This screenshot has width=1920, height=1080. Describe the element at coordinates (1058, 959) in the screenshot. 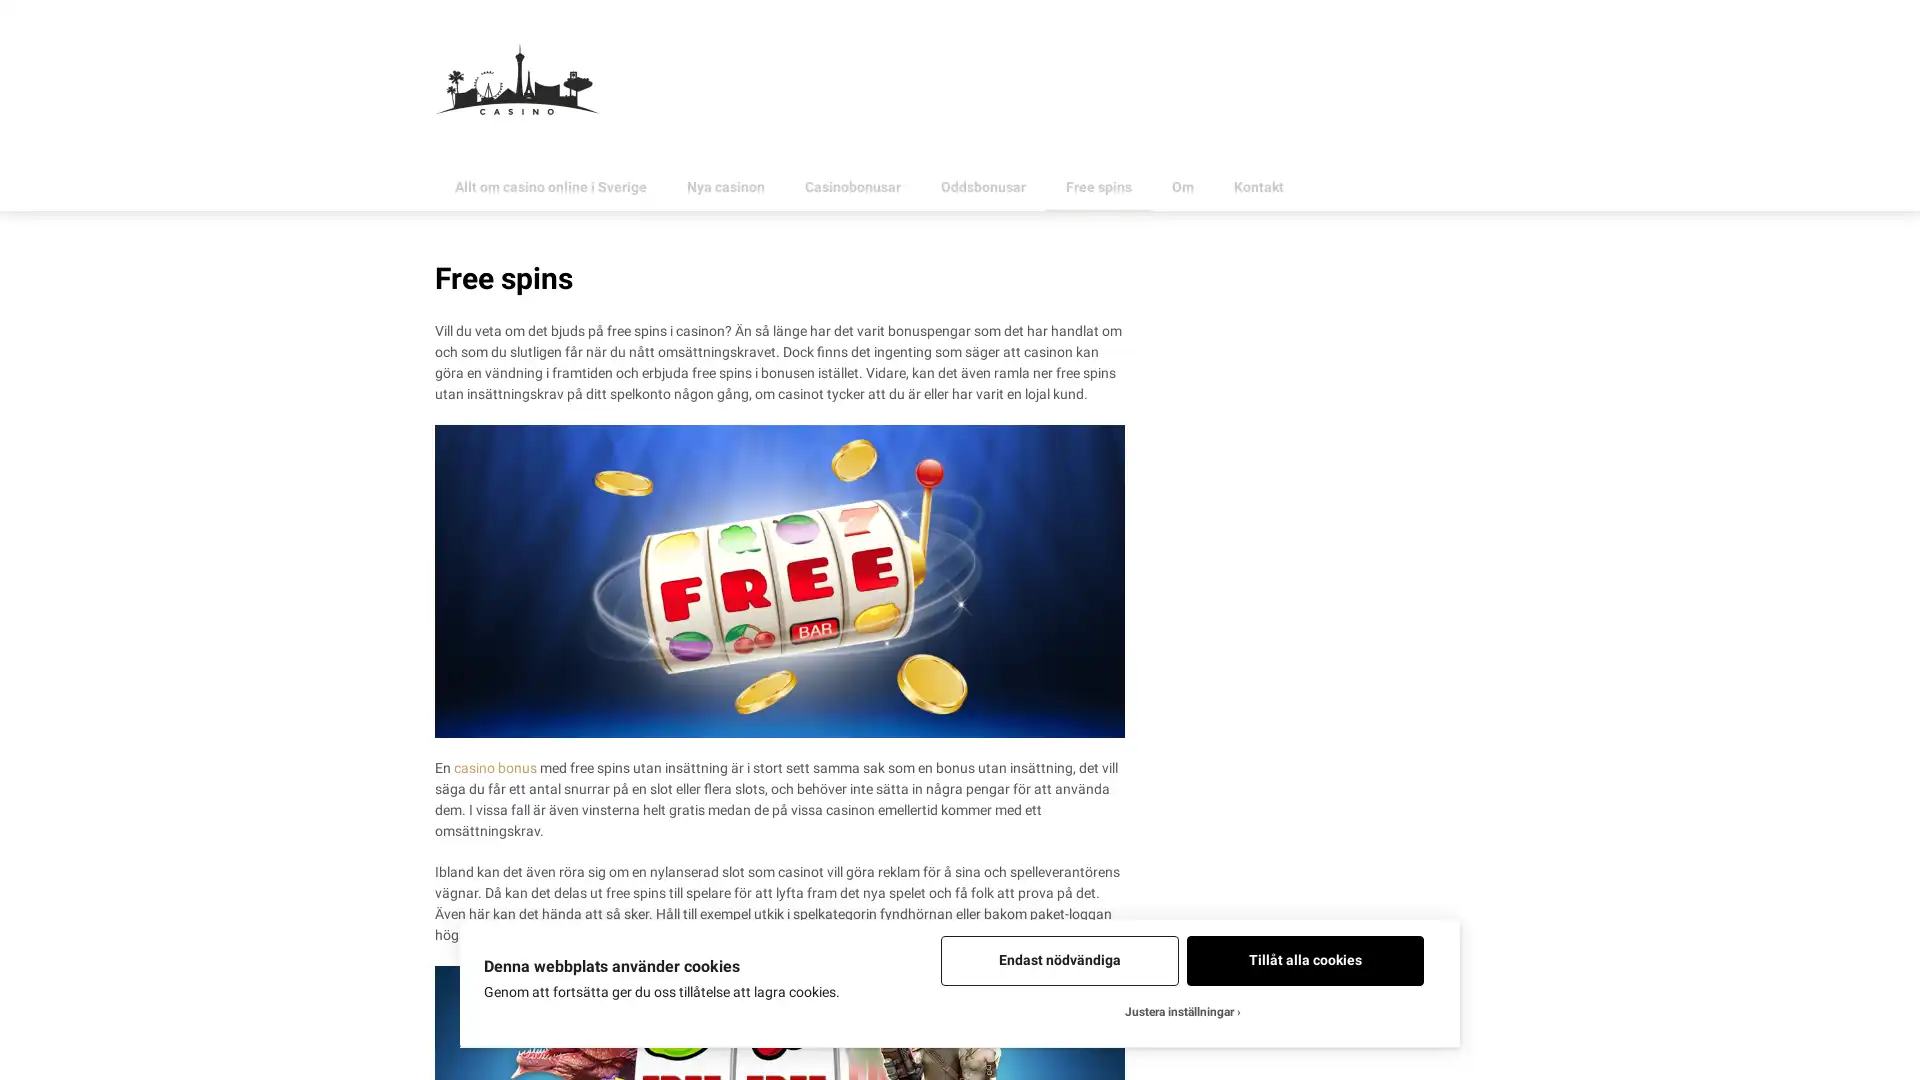

I see `Endast nodvandiga` at that location.